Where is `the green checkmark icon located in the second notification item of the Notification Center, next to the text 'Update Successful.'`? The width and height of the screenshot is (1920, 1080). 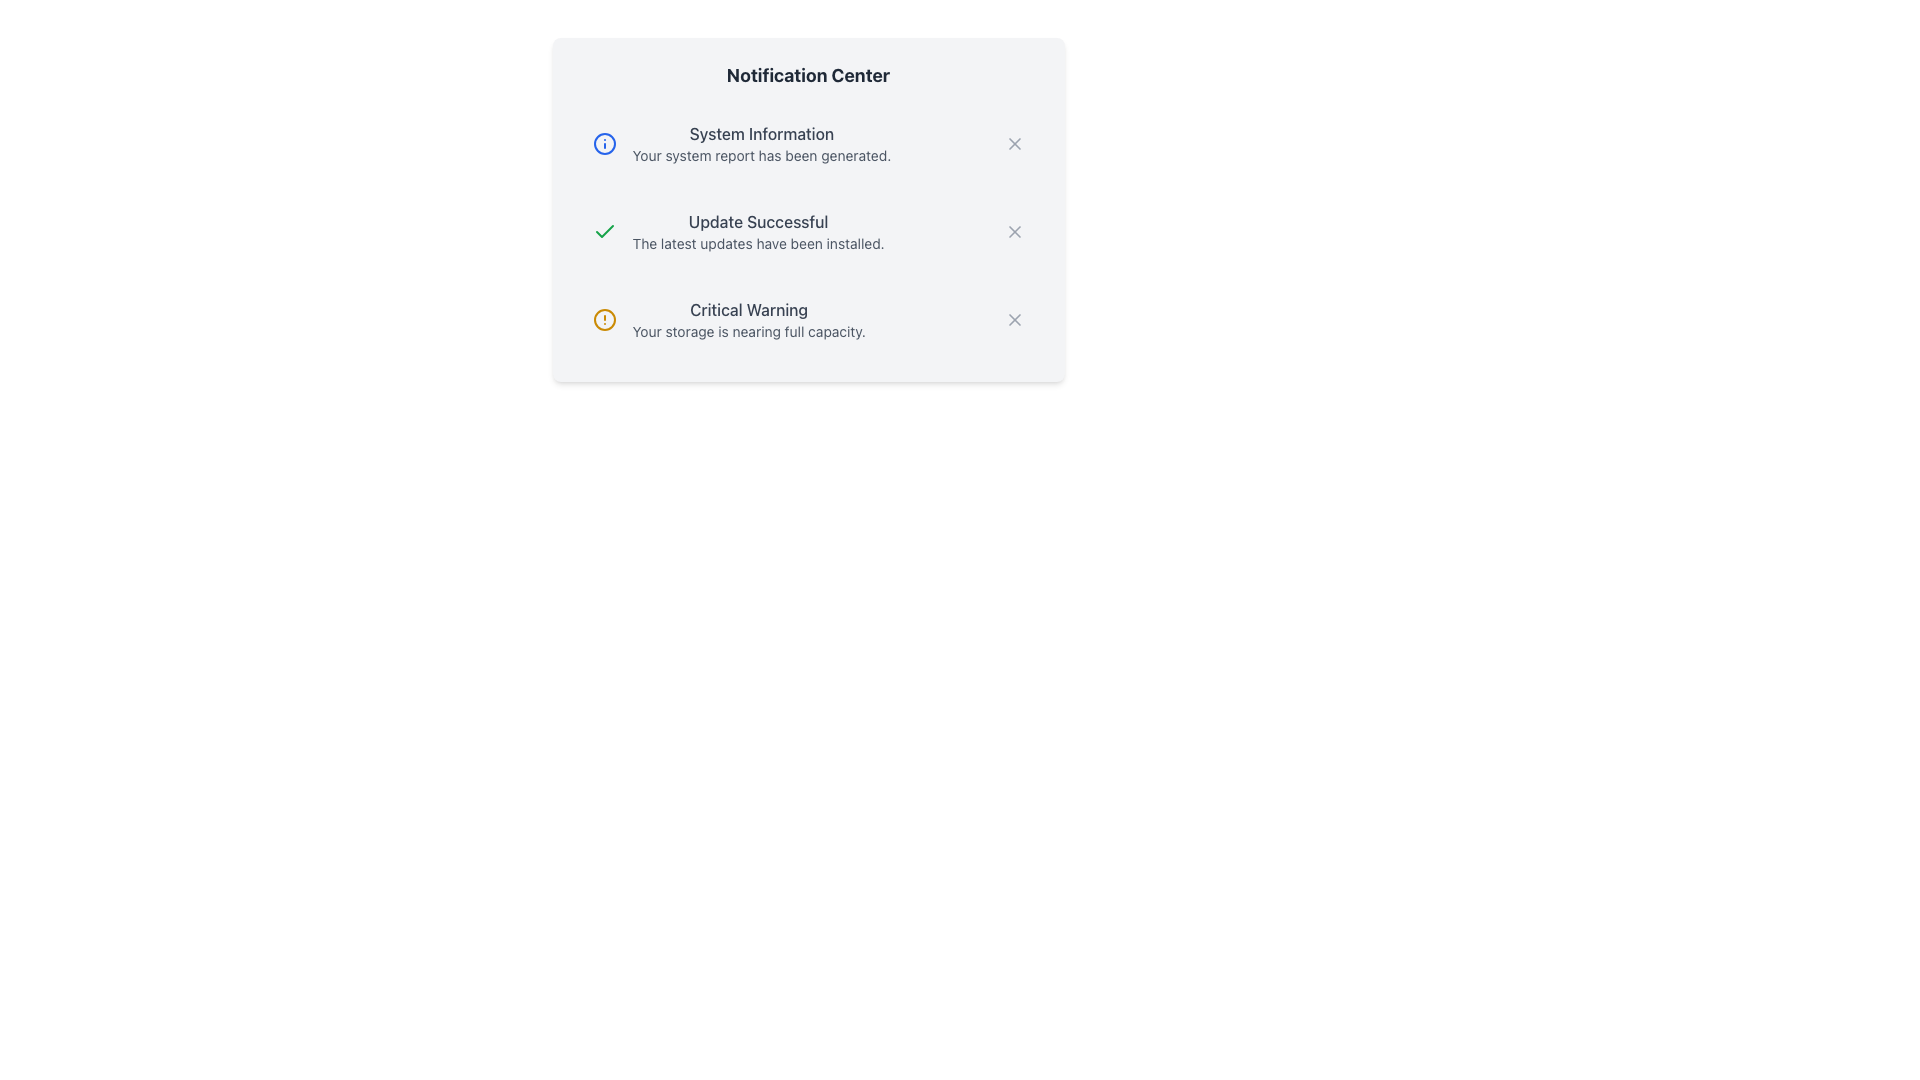
the green checkmark icon located in the second notification item of the Notification Center, next to the text 'Update Successful.' is located at coordinates (603, 230).